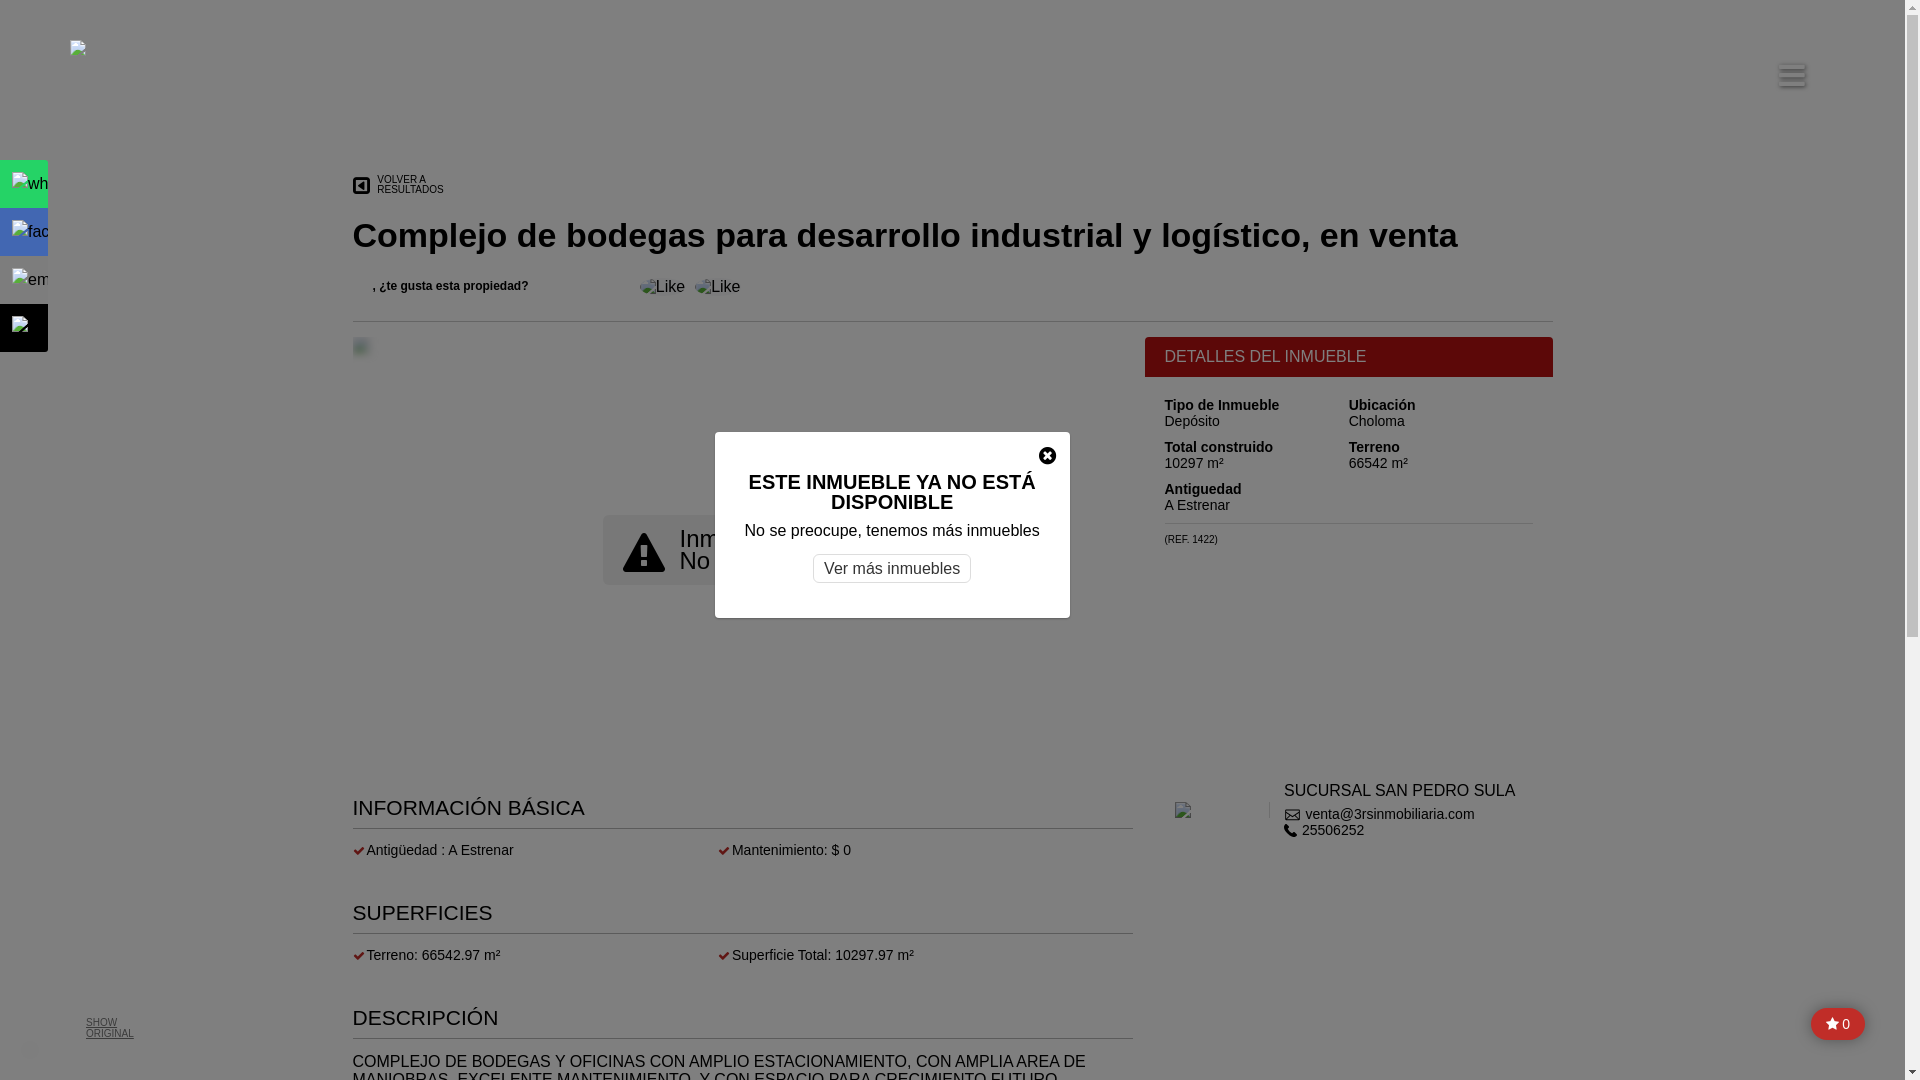  Describe the element at coordinates (1810, 1023) in the screenshot. I see `'0'` at that location.